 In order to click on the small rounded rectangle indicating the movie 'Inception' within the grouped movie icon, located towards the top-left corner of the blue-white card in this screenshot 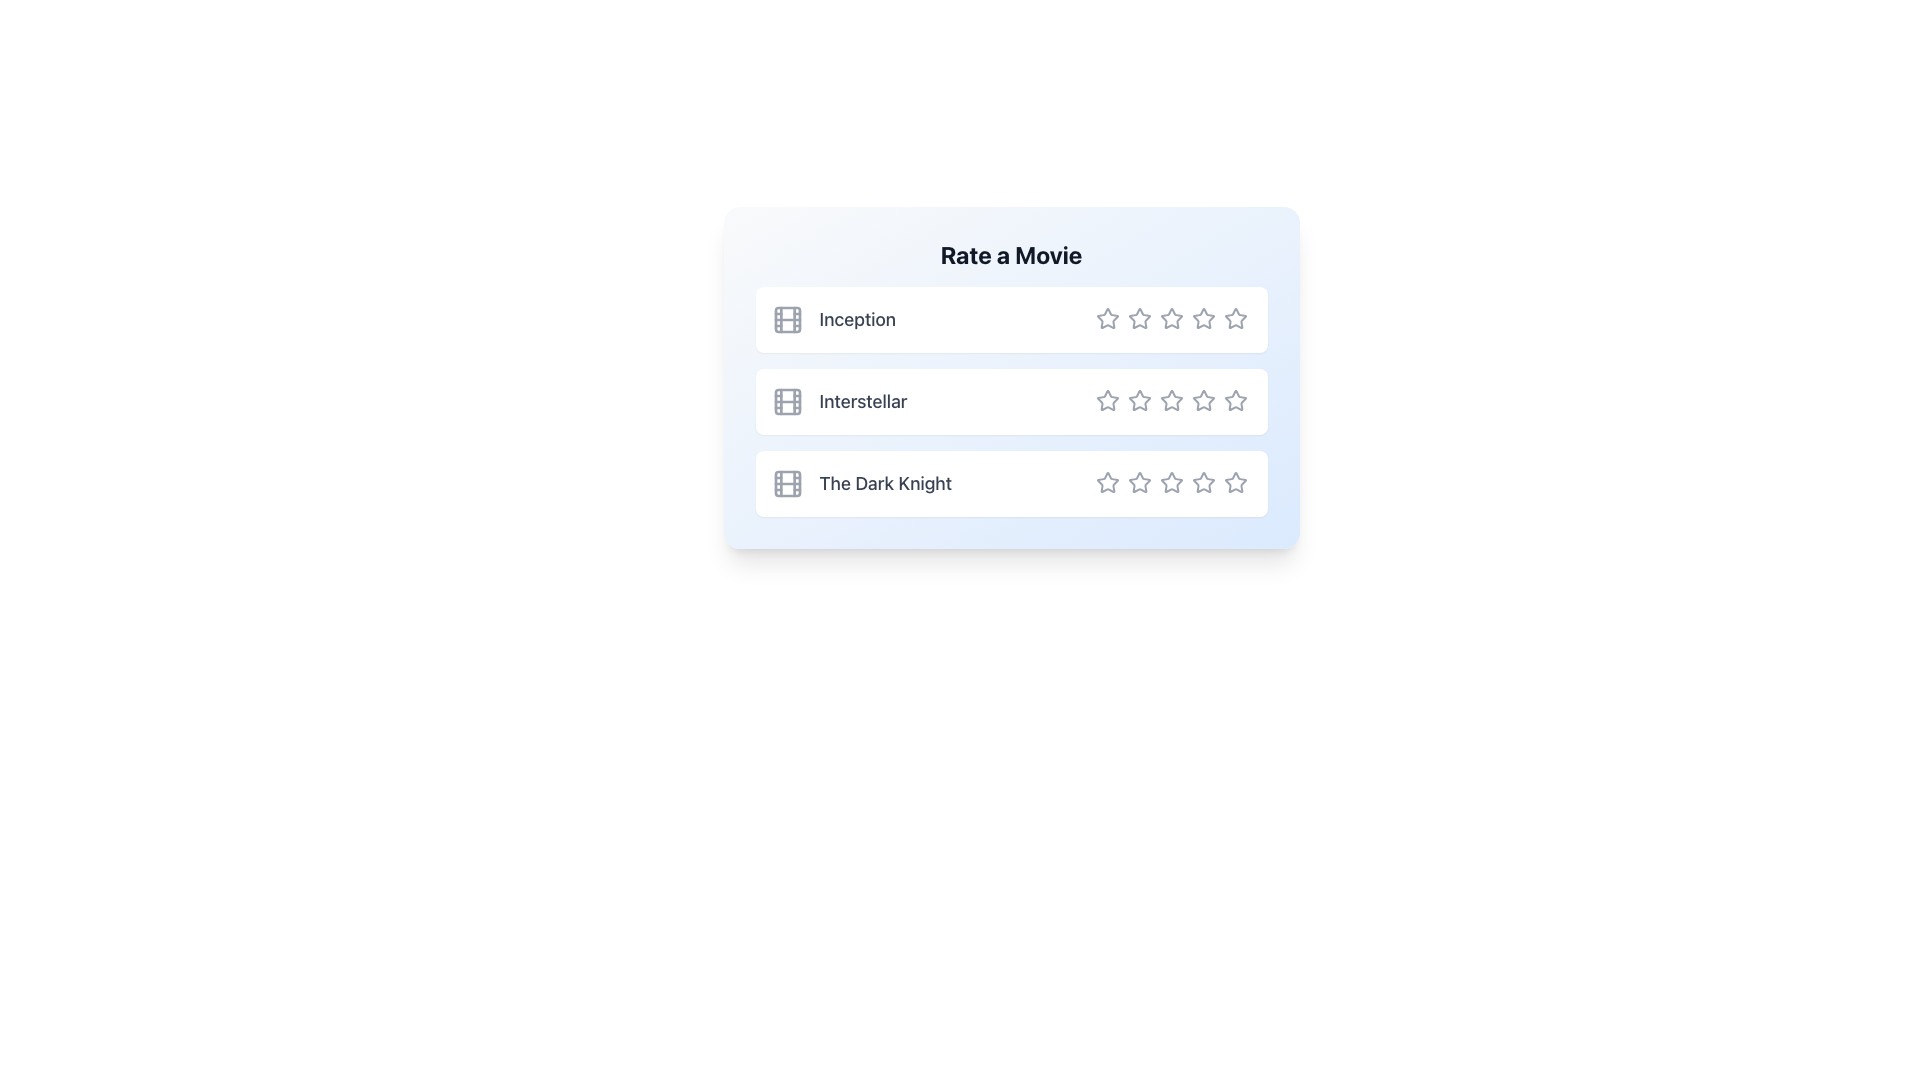, I will do `click(786, 319)`.